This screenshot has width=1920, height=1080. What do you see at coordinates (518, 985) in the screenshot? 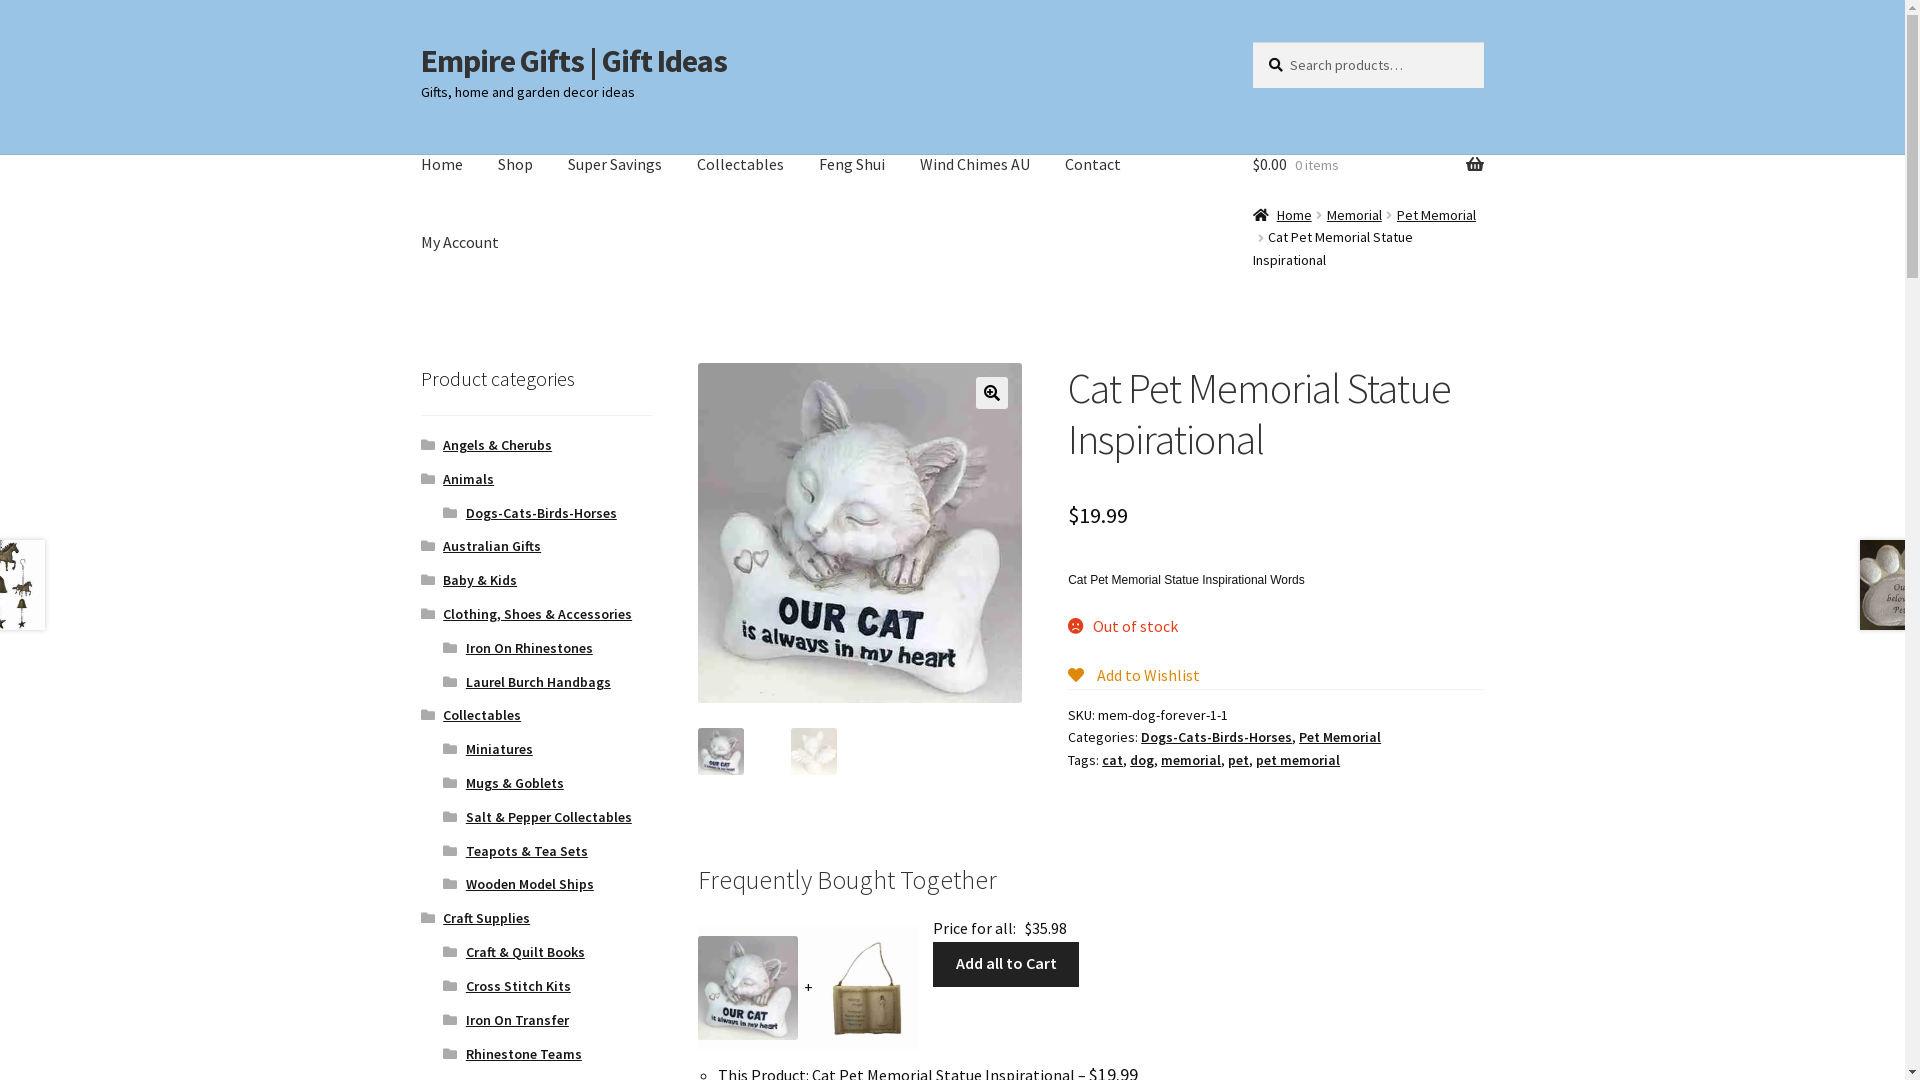
I see `'Cross Stitch Kits'` at bounding box center [518, 985].